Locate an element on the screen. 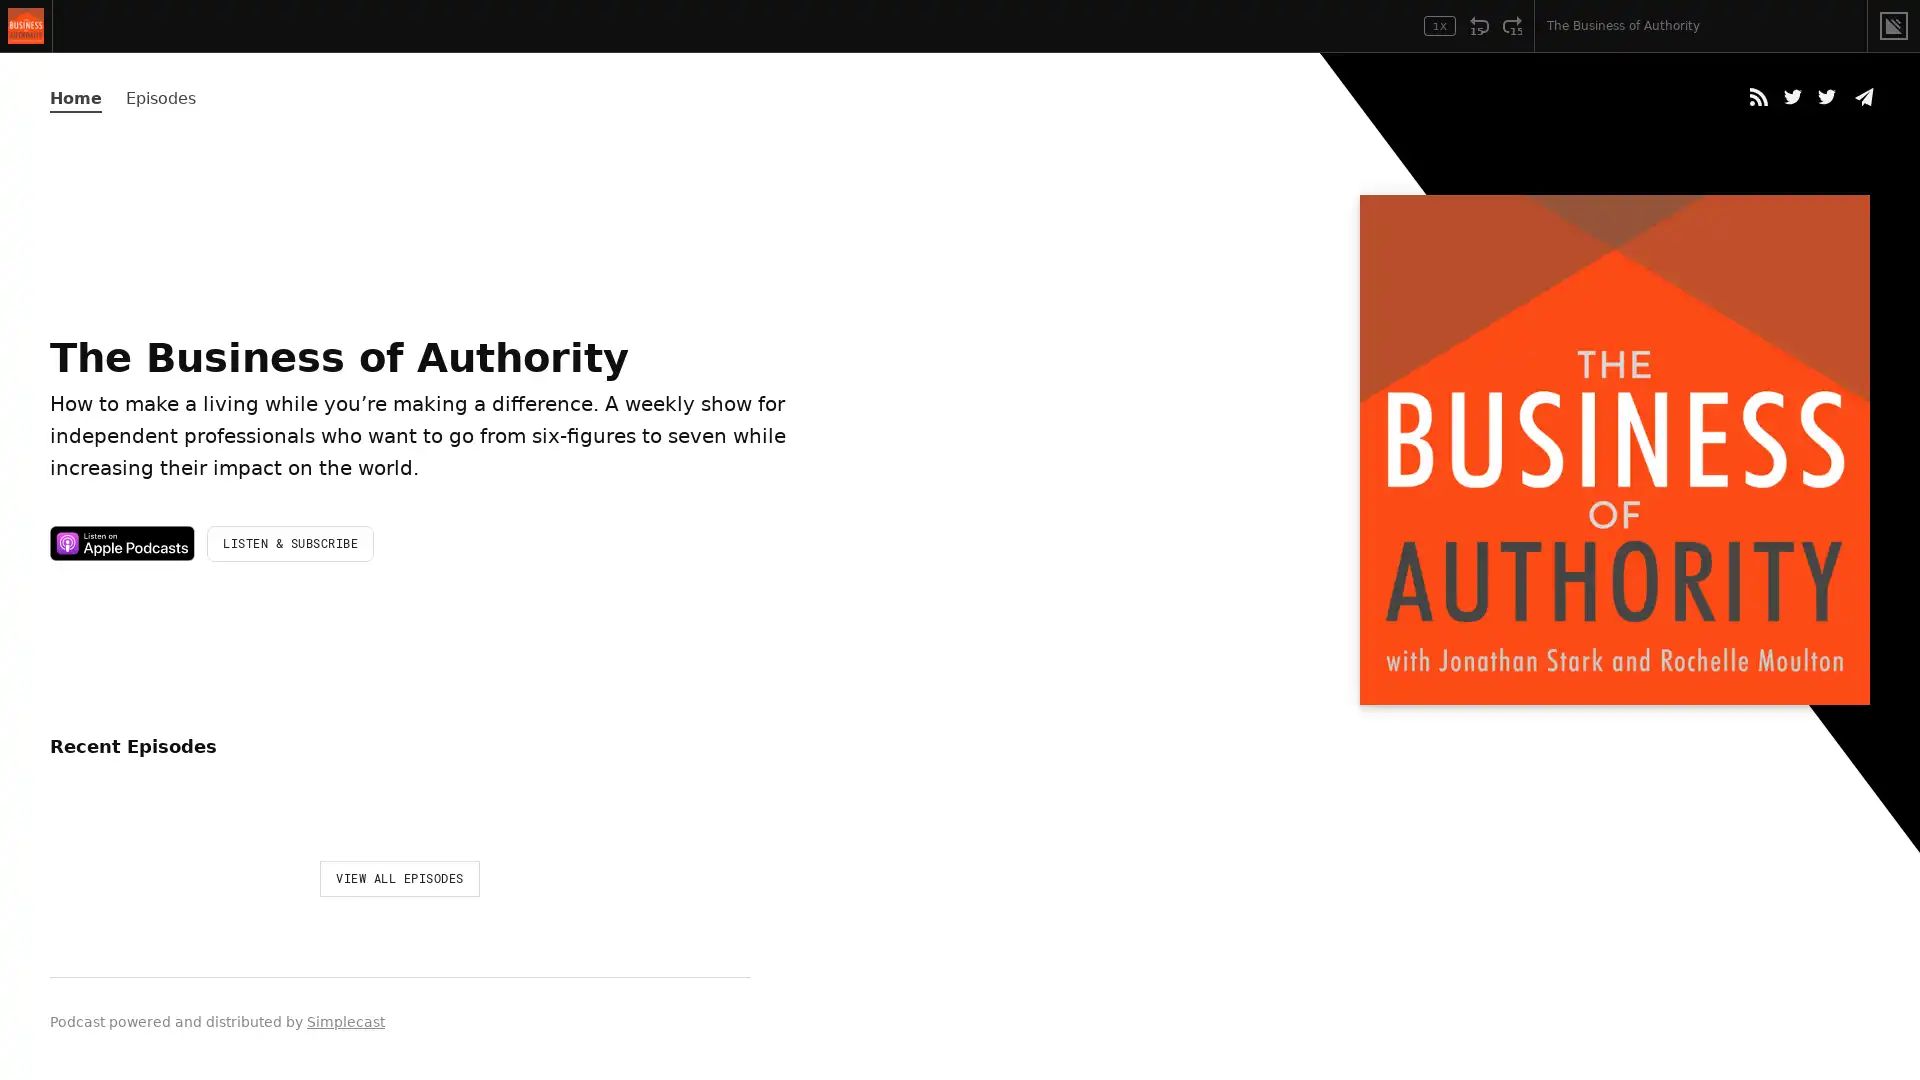 This screenshot has height=1080, width=1920. Open Player Settings is located at coordinates (1382, 26).